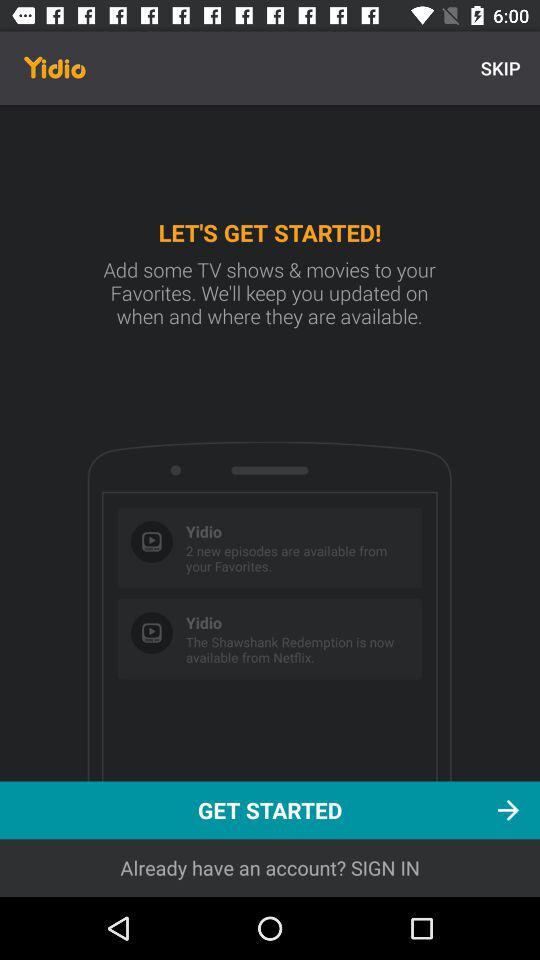 The image size is (540, 960). I want to click on icon below the get started, so click(270, 867).